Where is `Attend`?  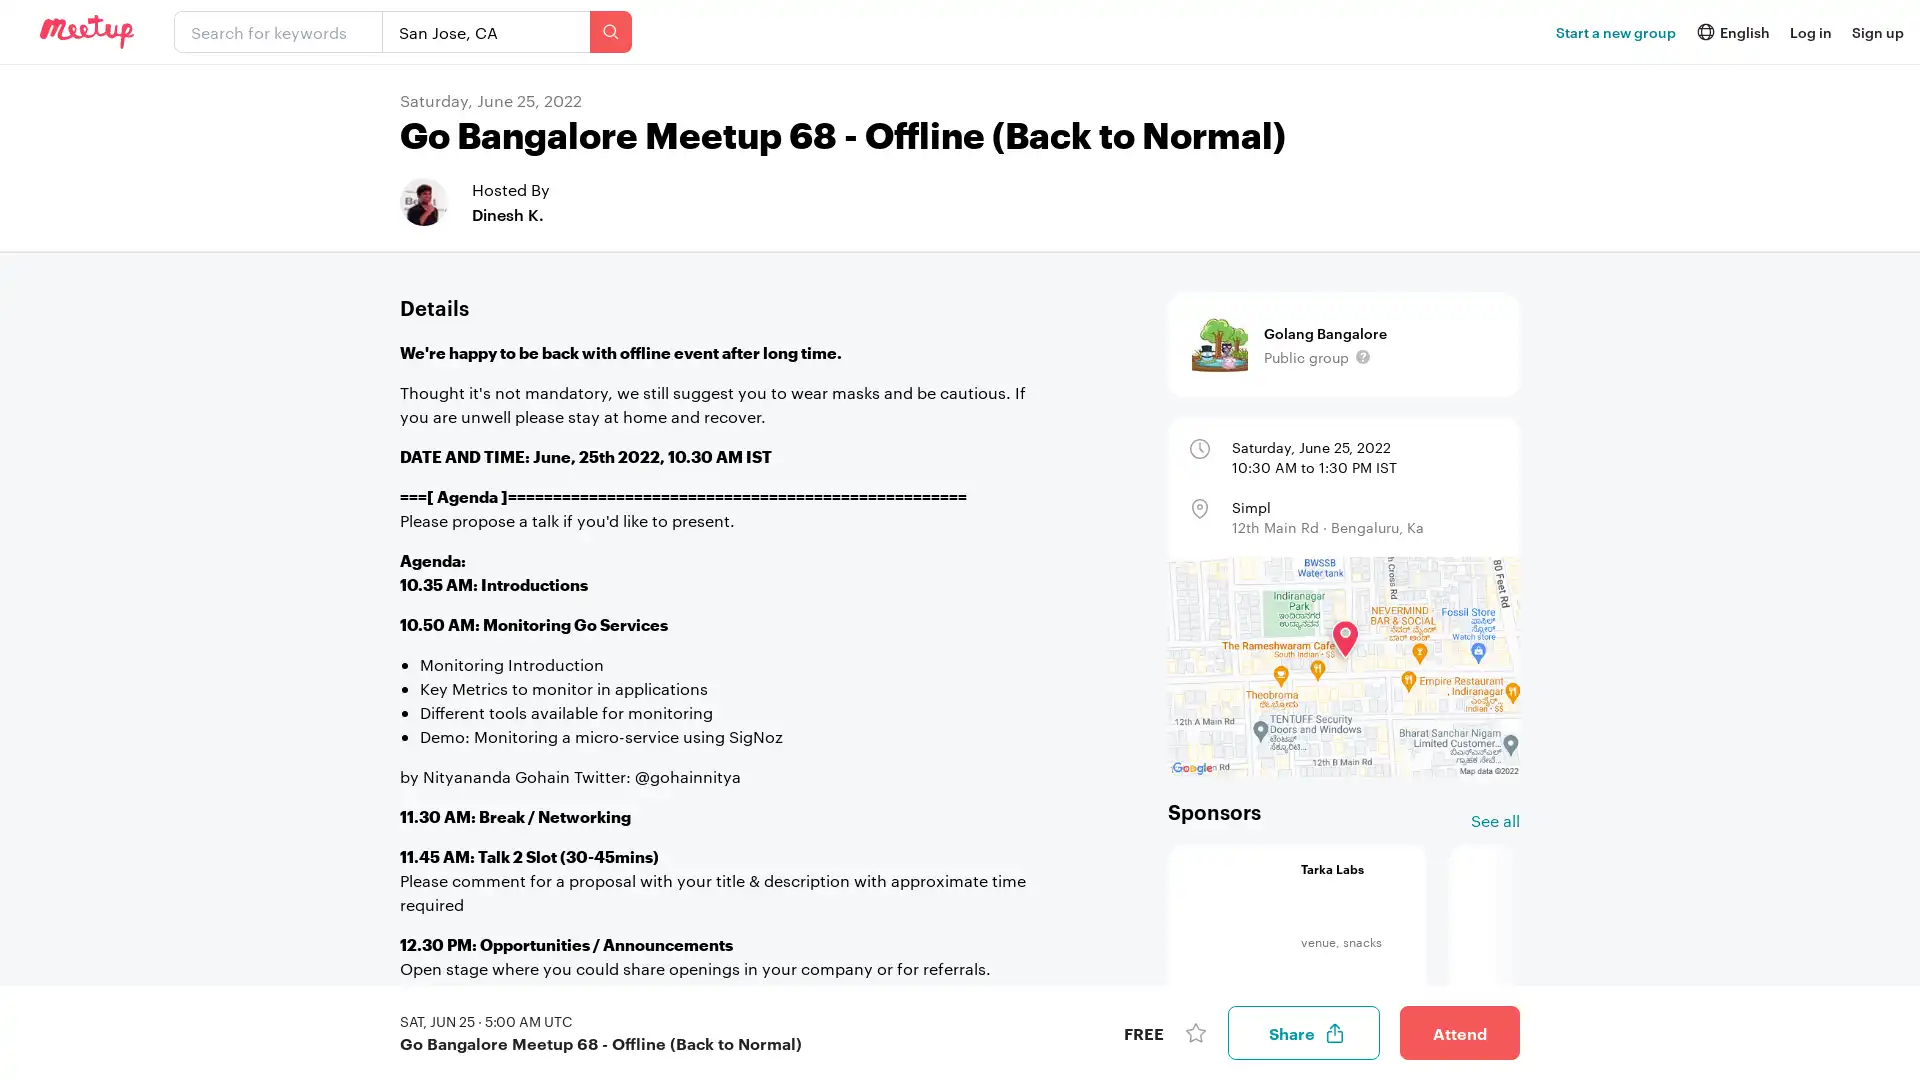 Attend is located at coordinates (1459, 1033).